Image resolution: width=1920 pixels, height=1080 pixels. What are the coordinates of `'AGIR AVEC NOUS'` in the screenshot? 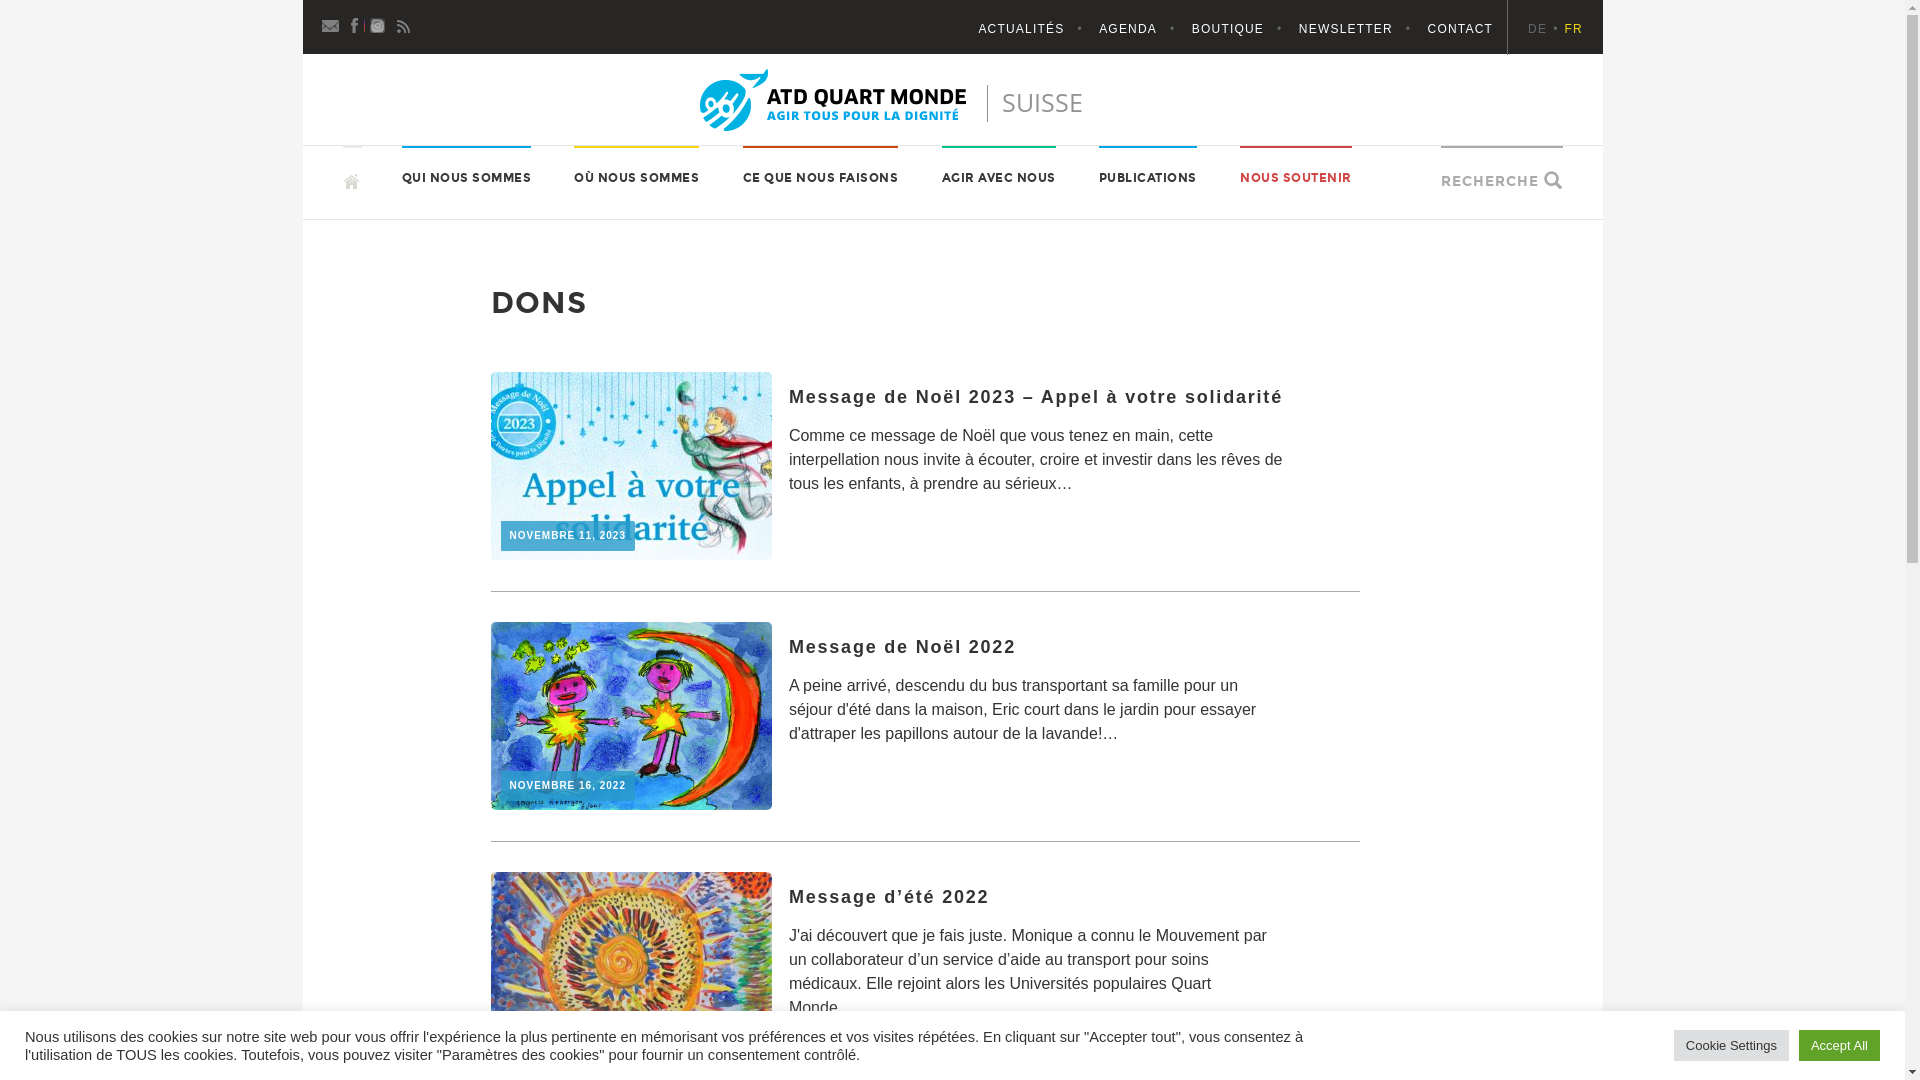 It's located at (998, 176).